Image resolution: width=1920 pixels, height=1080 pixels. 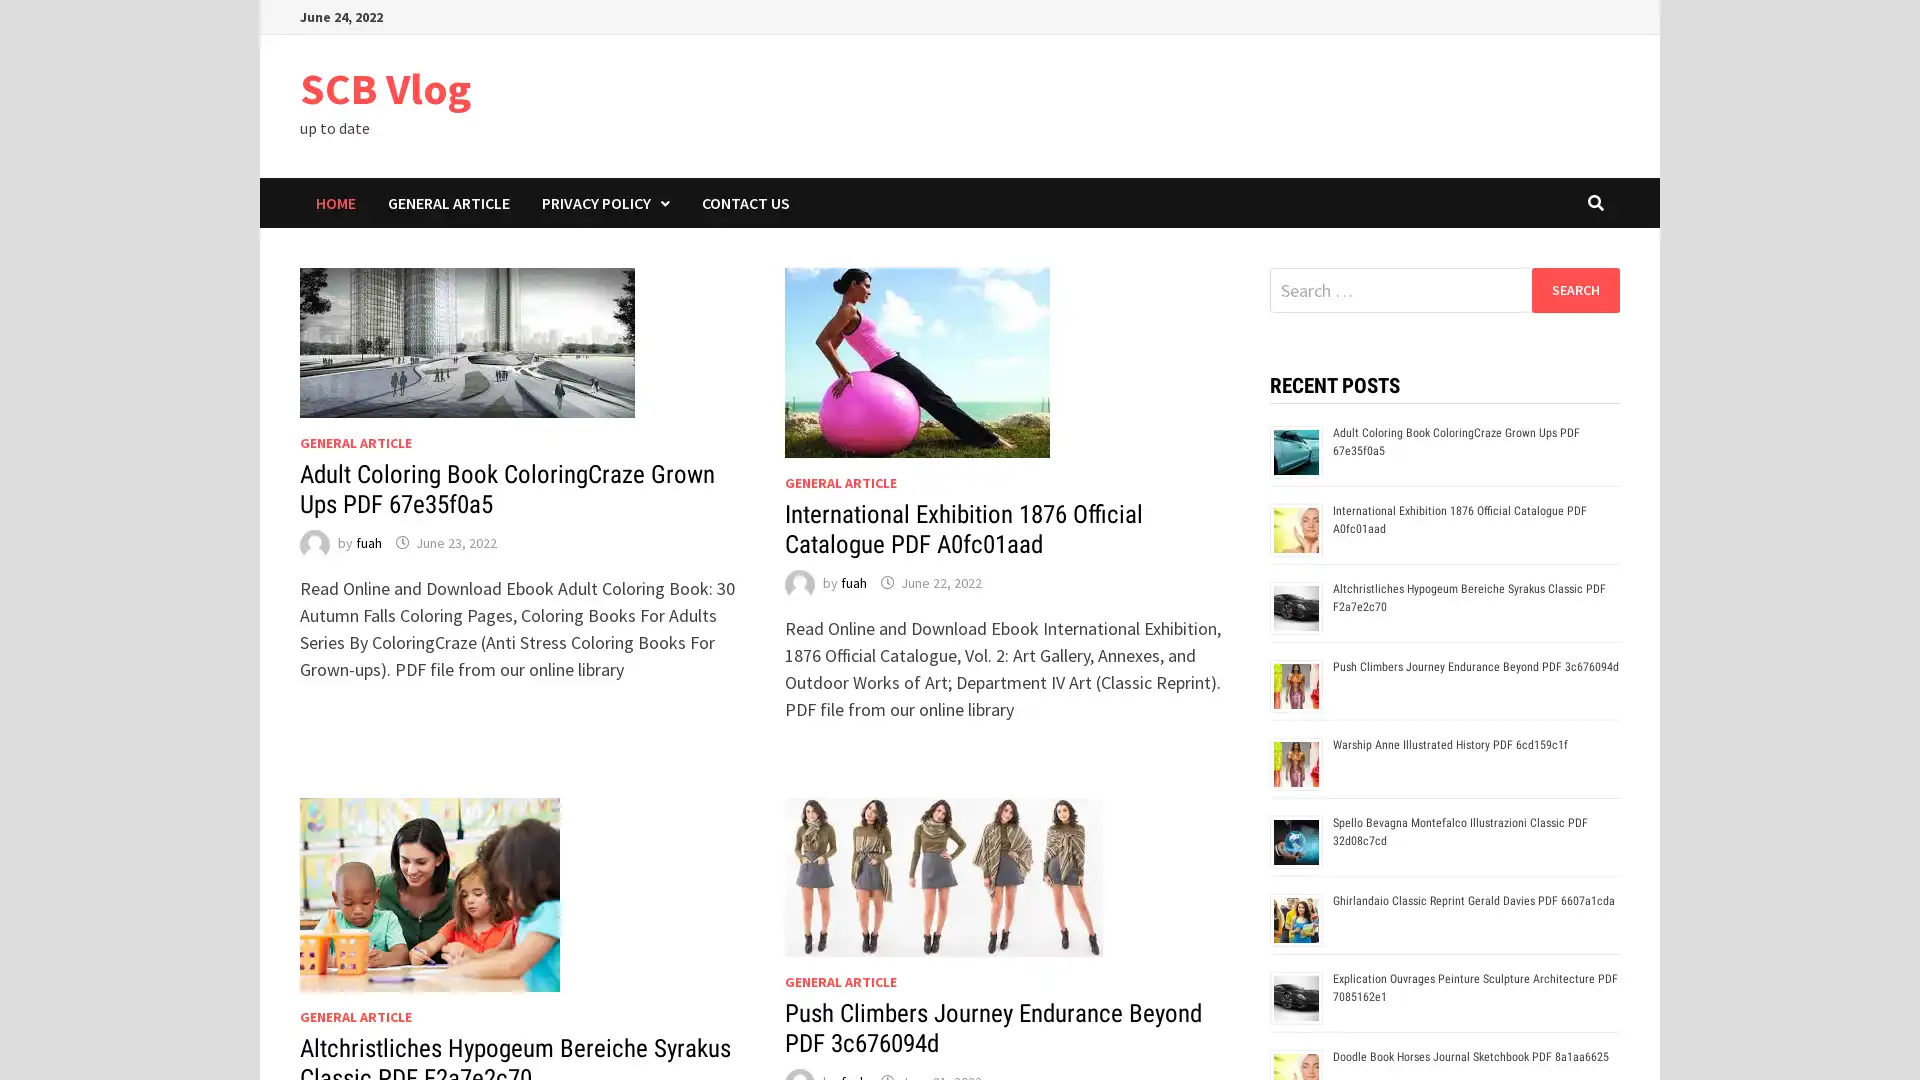 What do you see at coordinates (1574, 289) in the screenshot?
I see `Search` at bounding box center [1574, 289].